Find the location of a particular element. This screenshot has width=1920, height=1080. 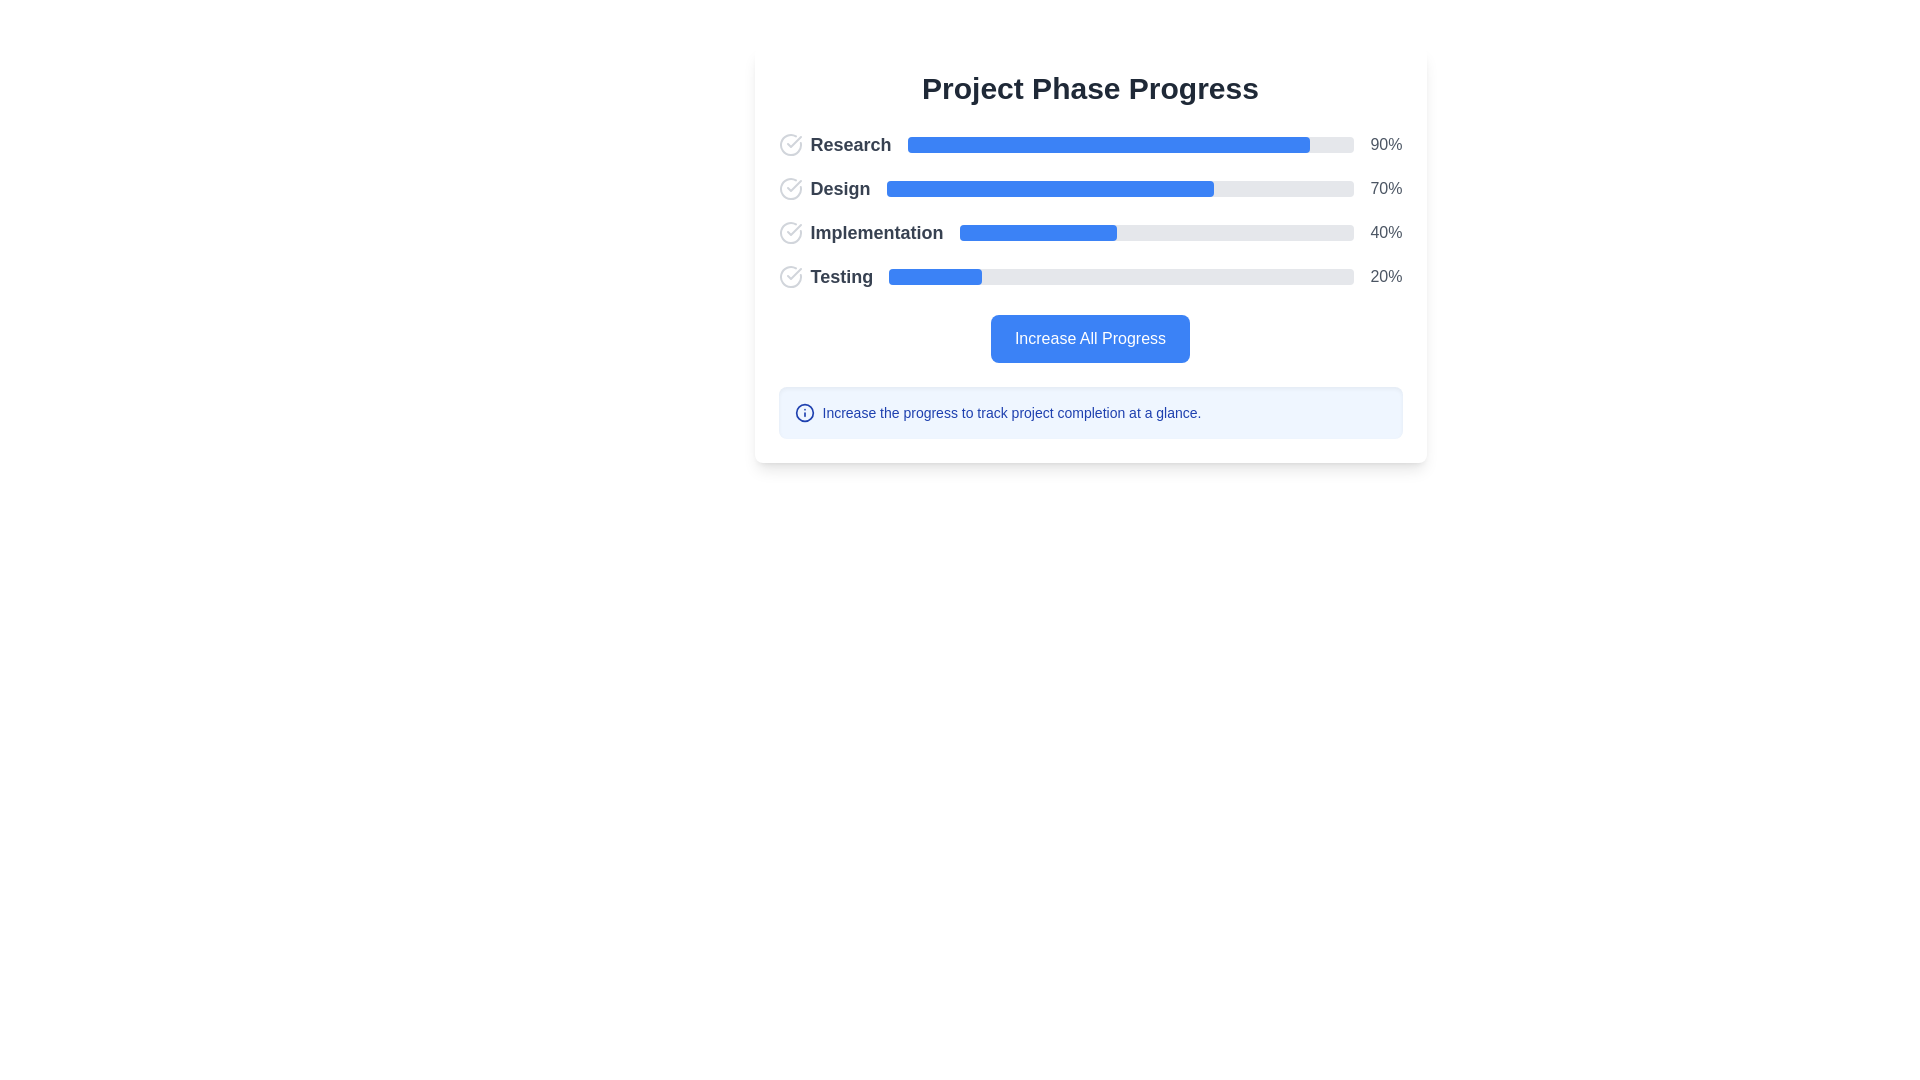

the 'Implementation' text label with a circular check icon located between the 'Design' and 'Testing' phases in the project phases list is located at coordinates (860, 231).